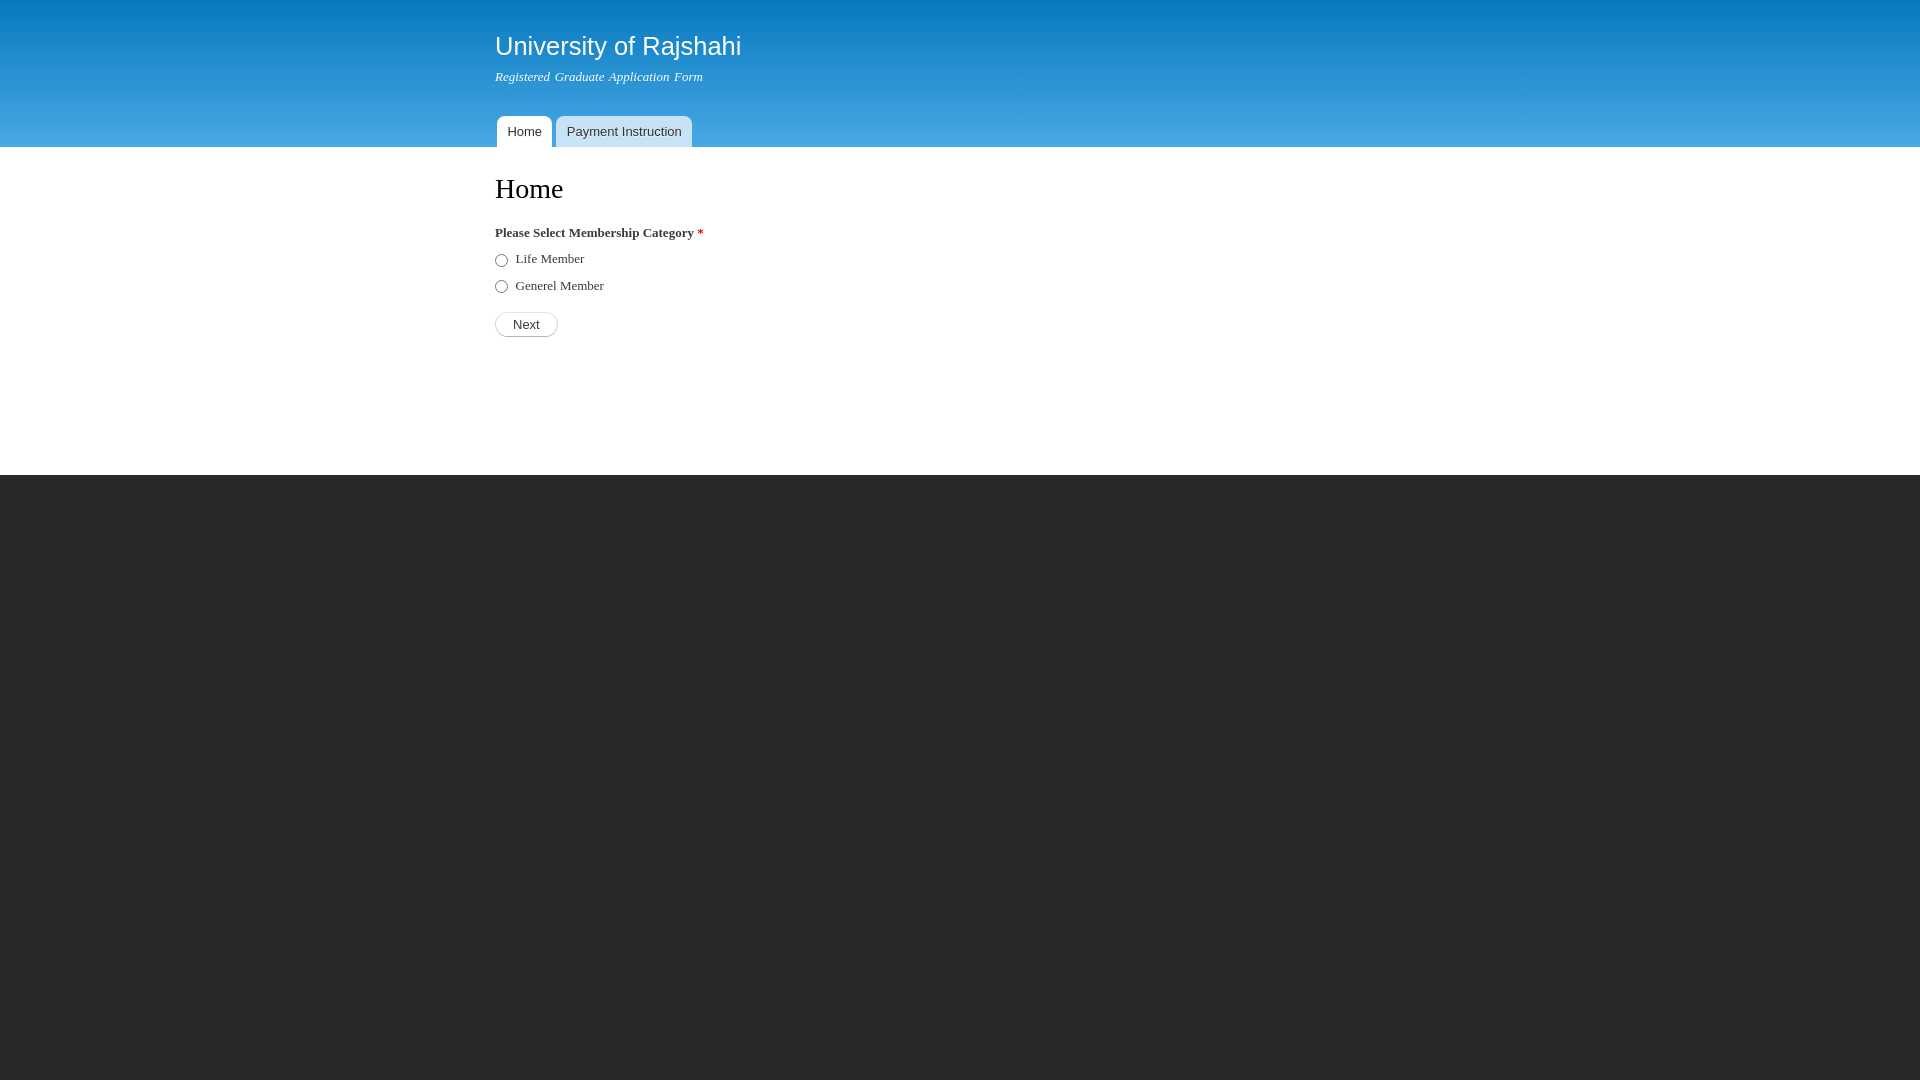 The image size is (1920, 1080). Describe the element at coordinates (524, 131) in the screenshot. I see `'Home'` at that location.